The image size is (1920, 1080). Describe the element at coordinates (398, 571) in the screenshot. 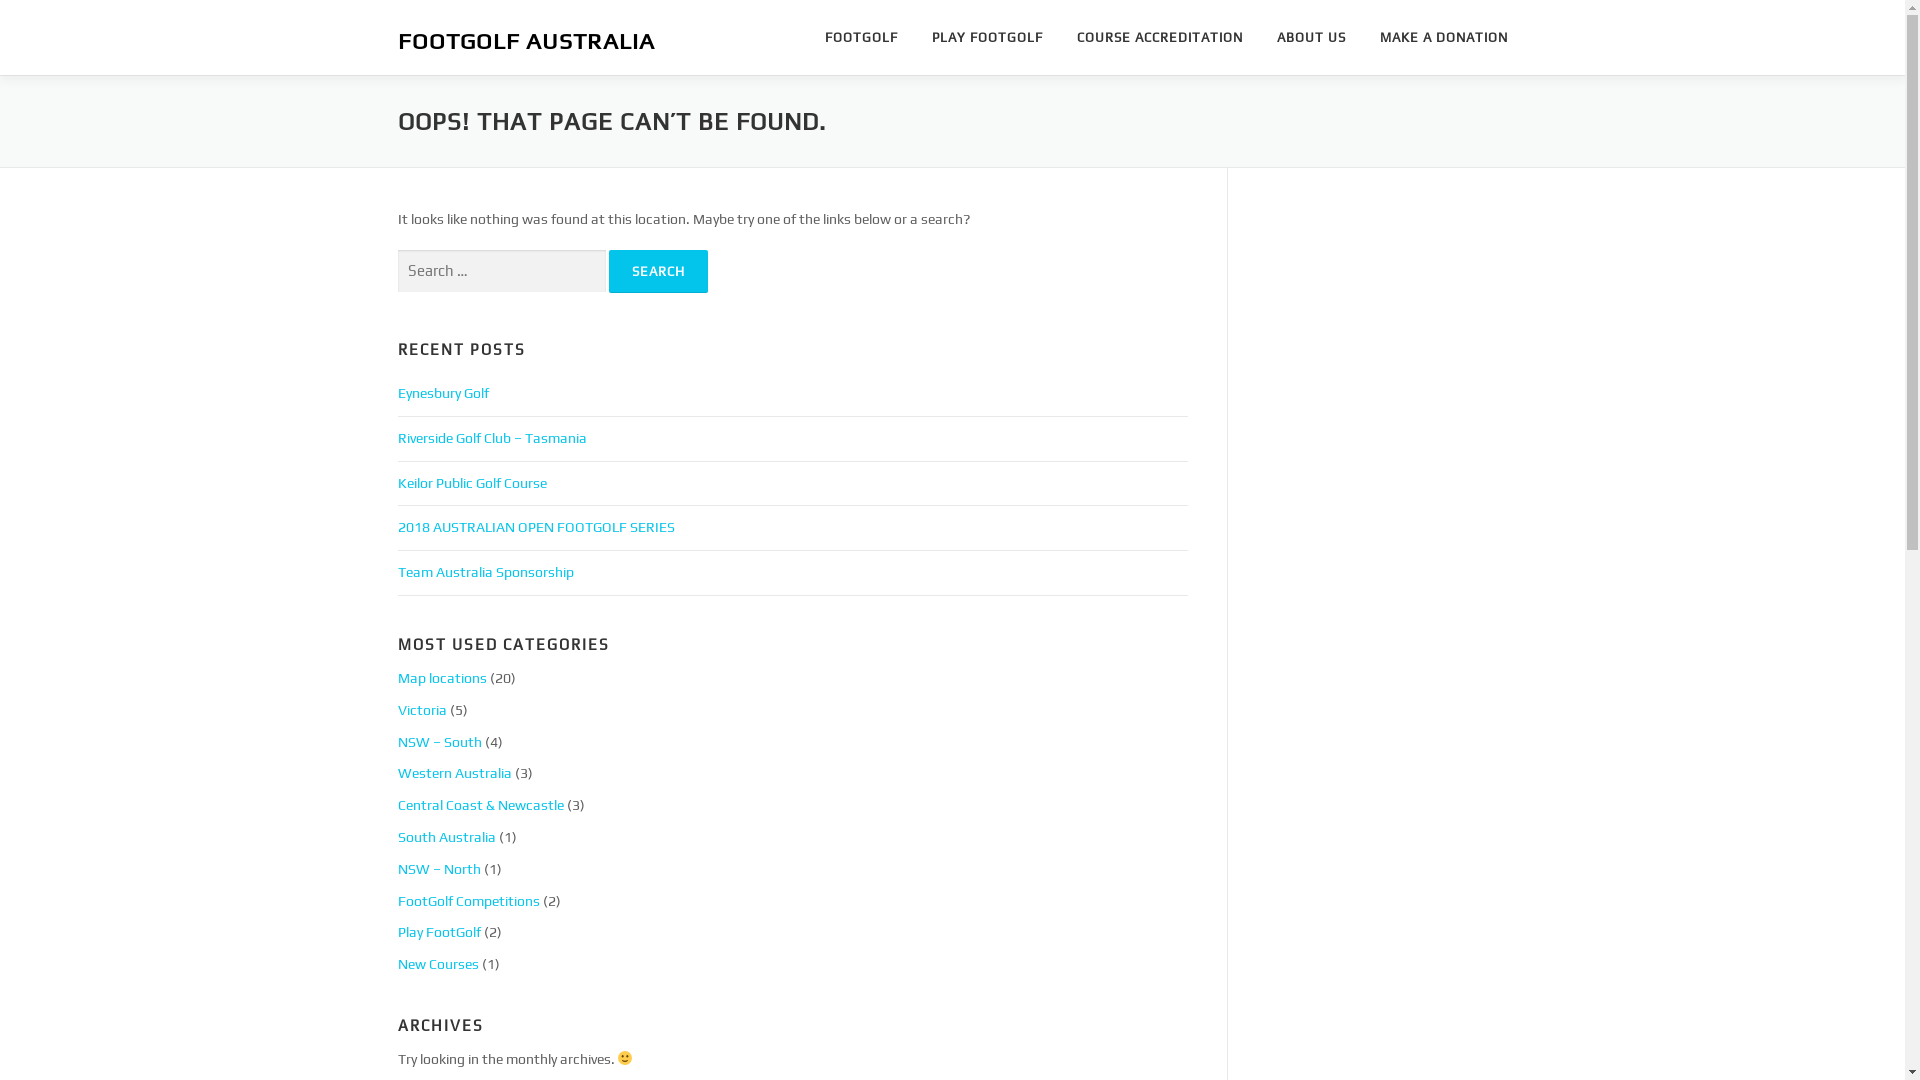

I see `'Team Australia Sponsorship'` at that location.